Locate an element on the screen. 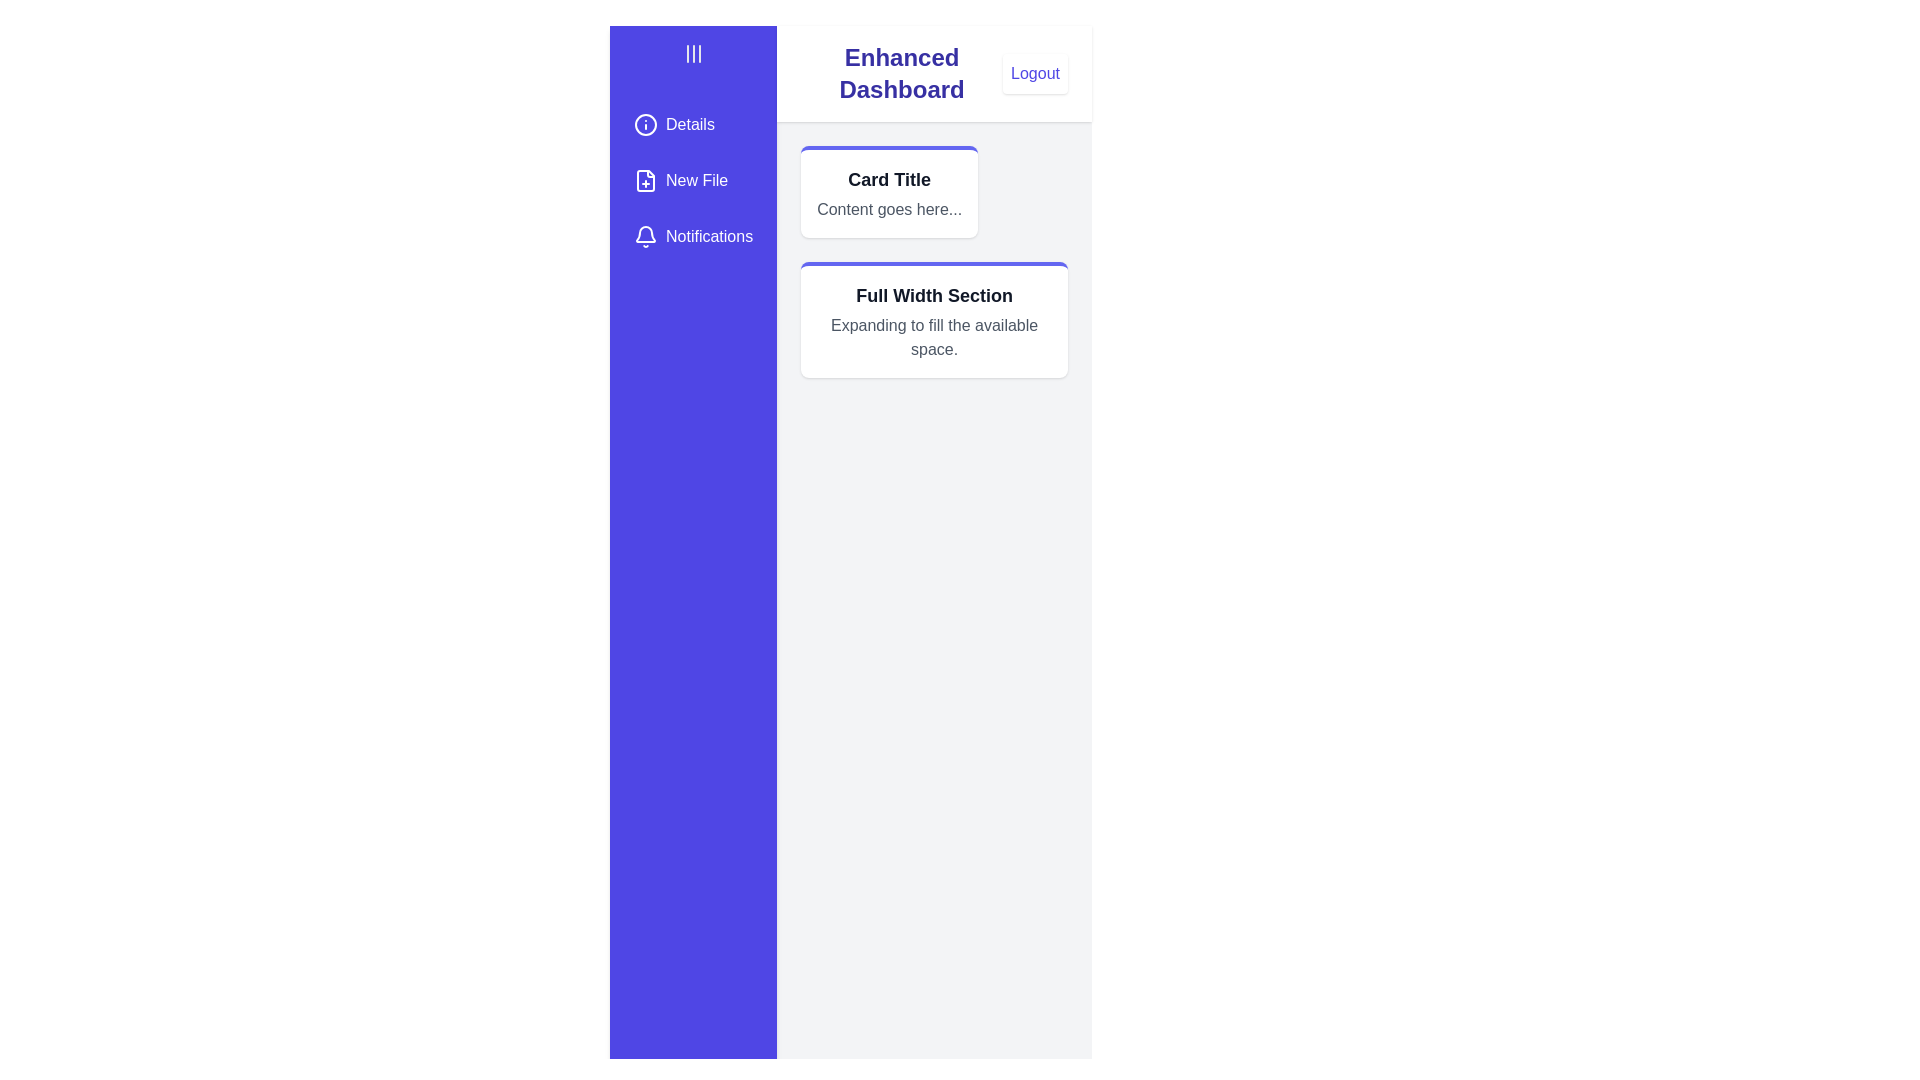 The image size is (1920, 1080). the title text element located within the card component on the right-hand side of the interface, above the smaller text 'Content goes here...' is located at coordinates (888, 180).